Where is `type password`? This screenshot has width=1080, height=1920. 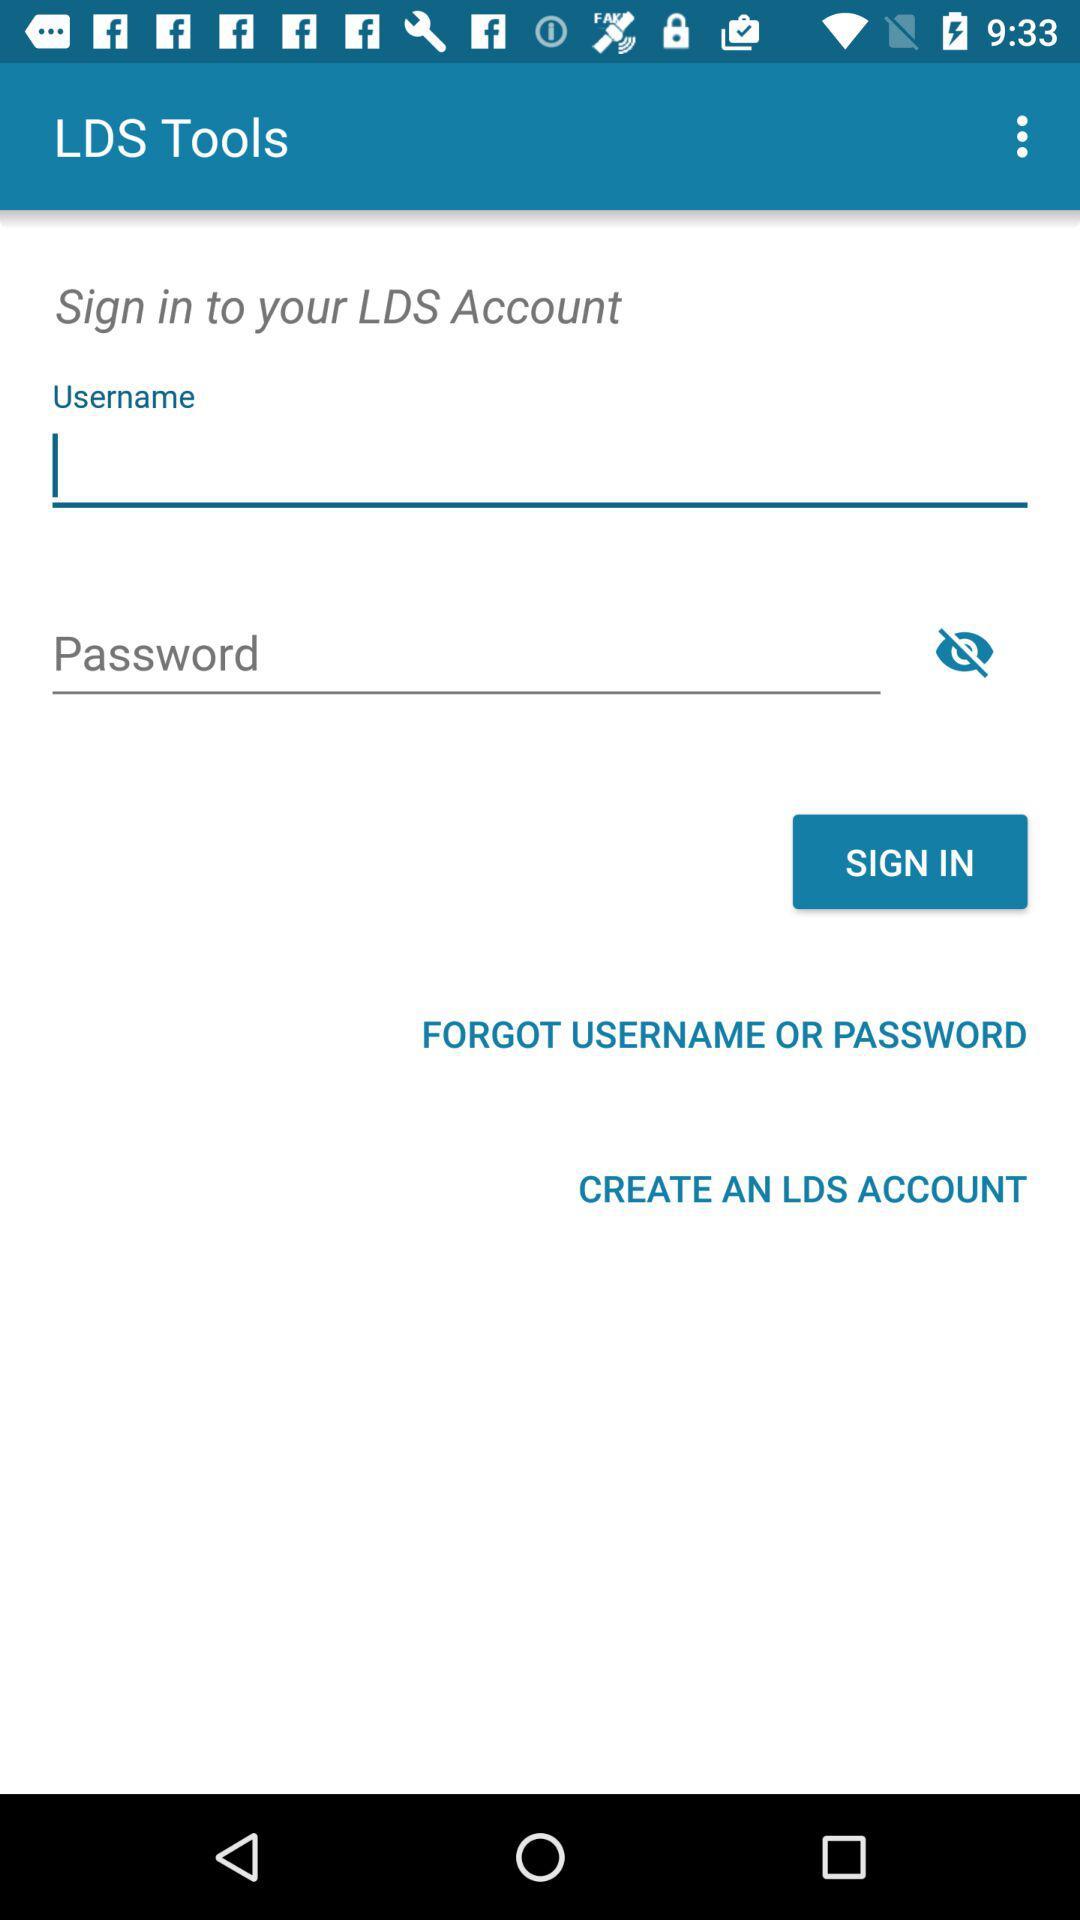 type password is located at coordinates (466, 655).